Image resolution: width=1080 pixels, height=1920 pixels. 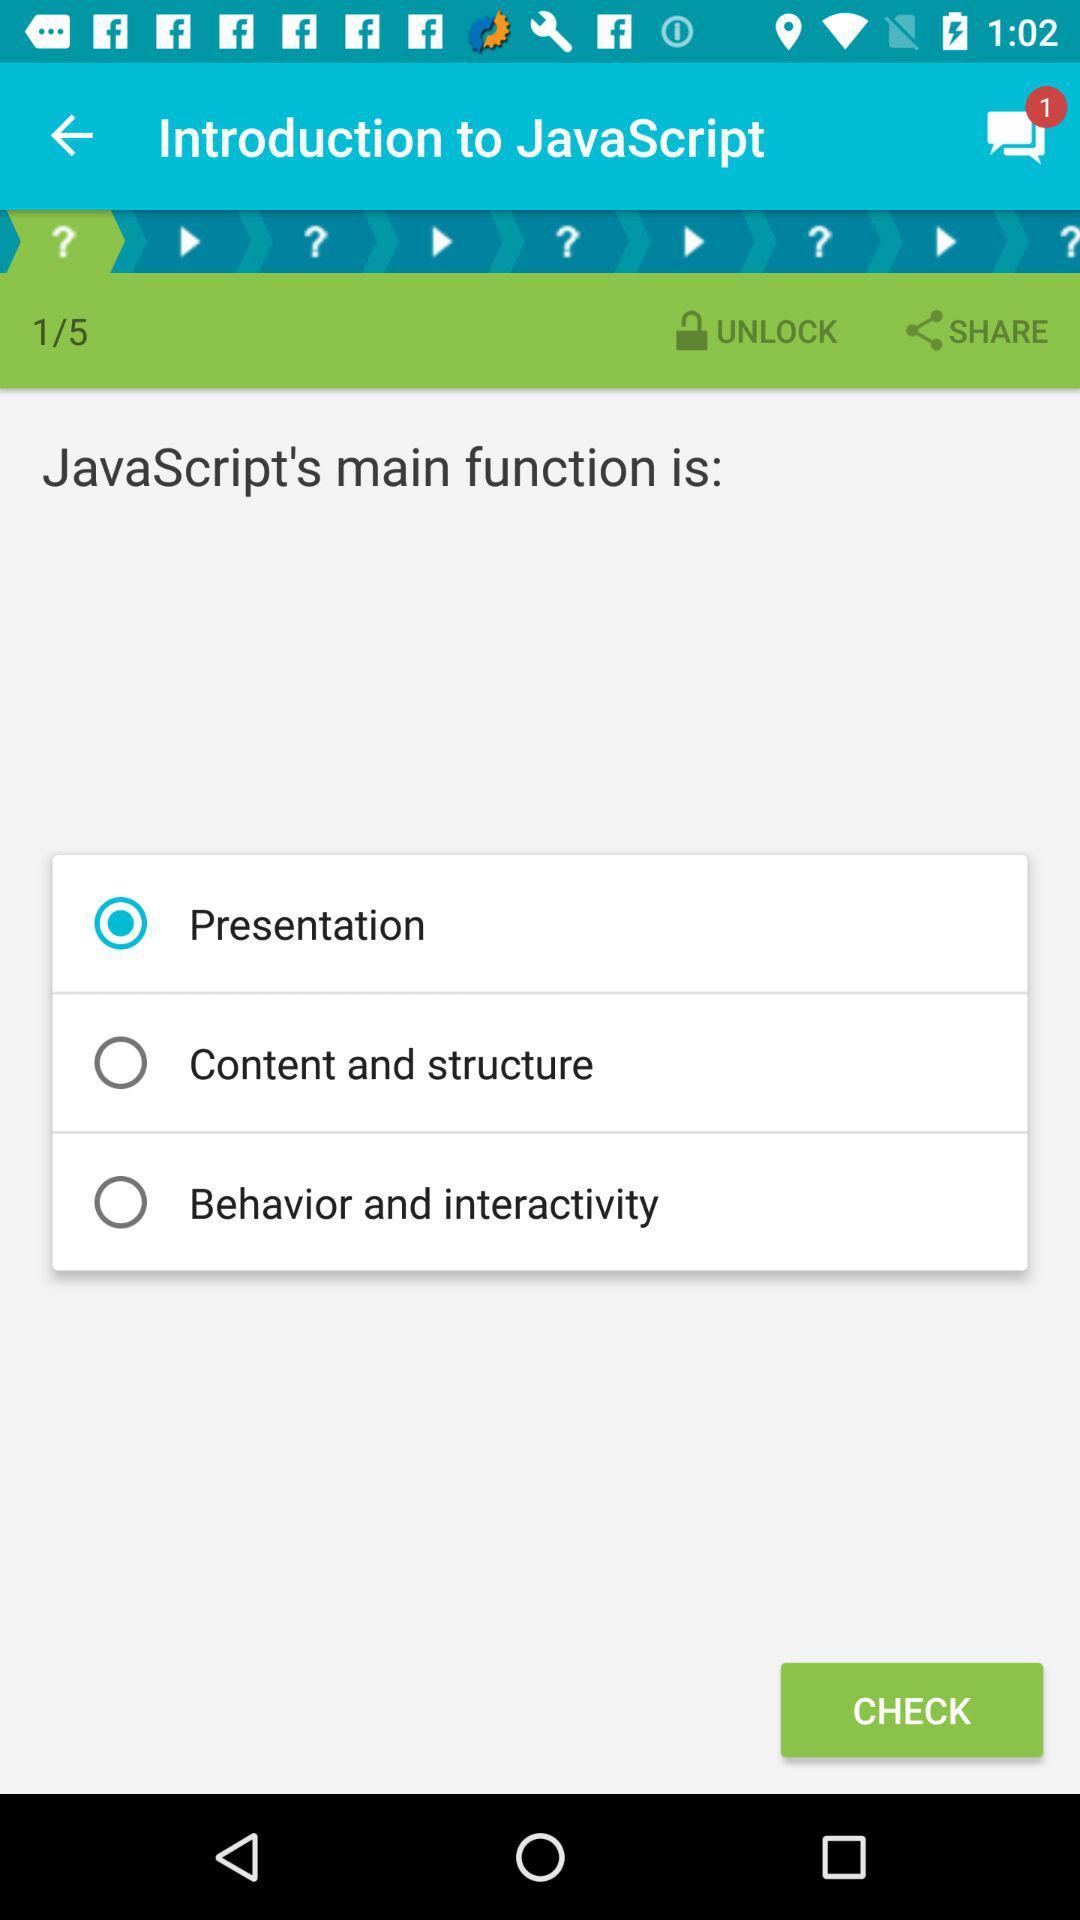 What do you see at coordinates (1043, 240) in the screenshot?
I see `blue question mark option` at bounding box center [1043, 240].